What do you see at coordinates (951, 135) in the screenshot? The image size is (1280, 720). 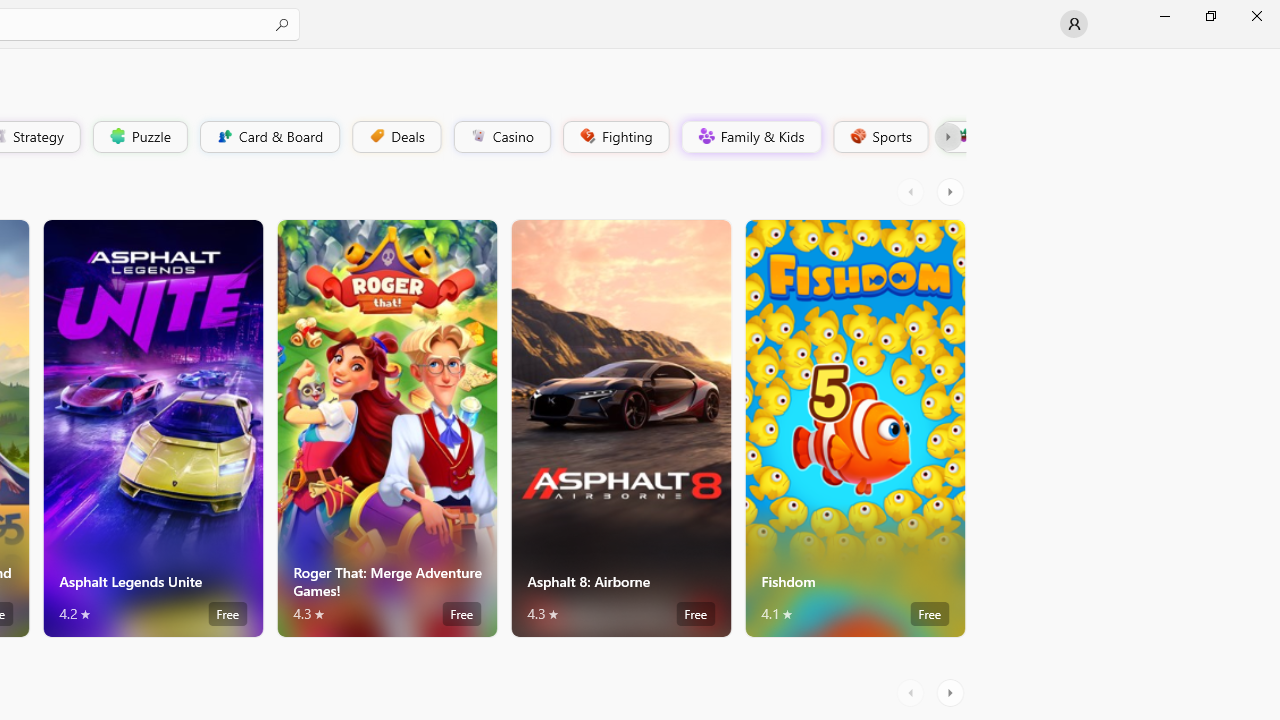 I see `'Platformer'` at bounding box center [951, 135].